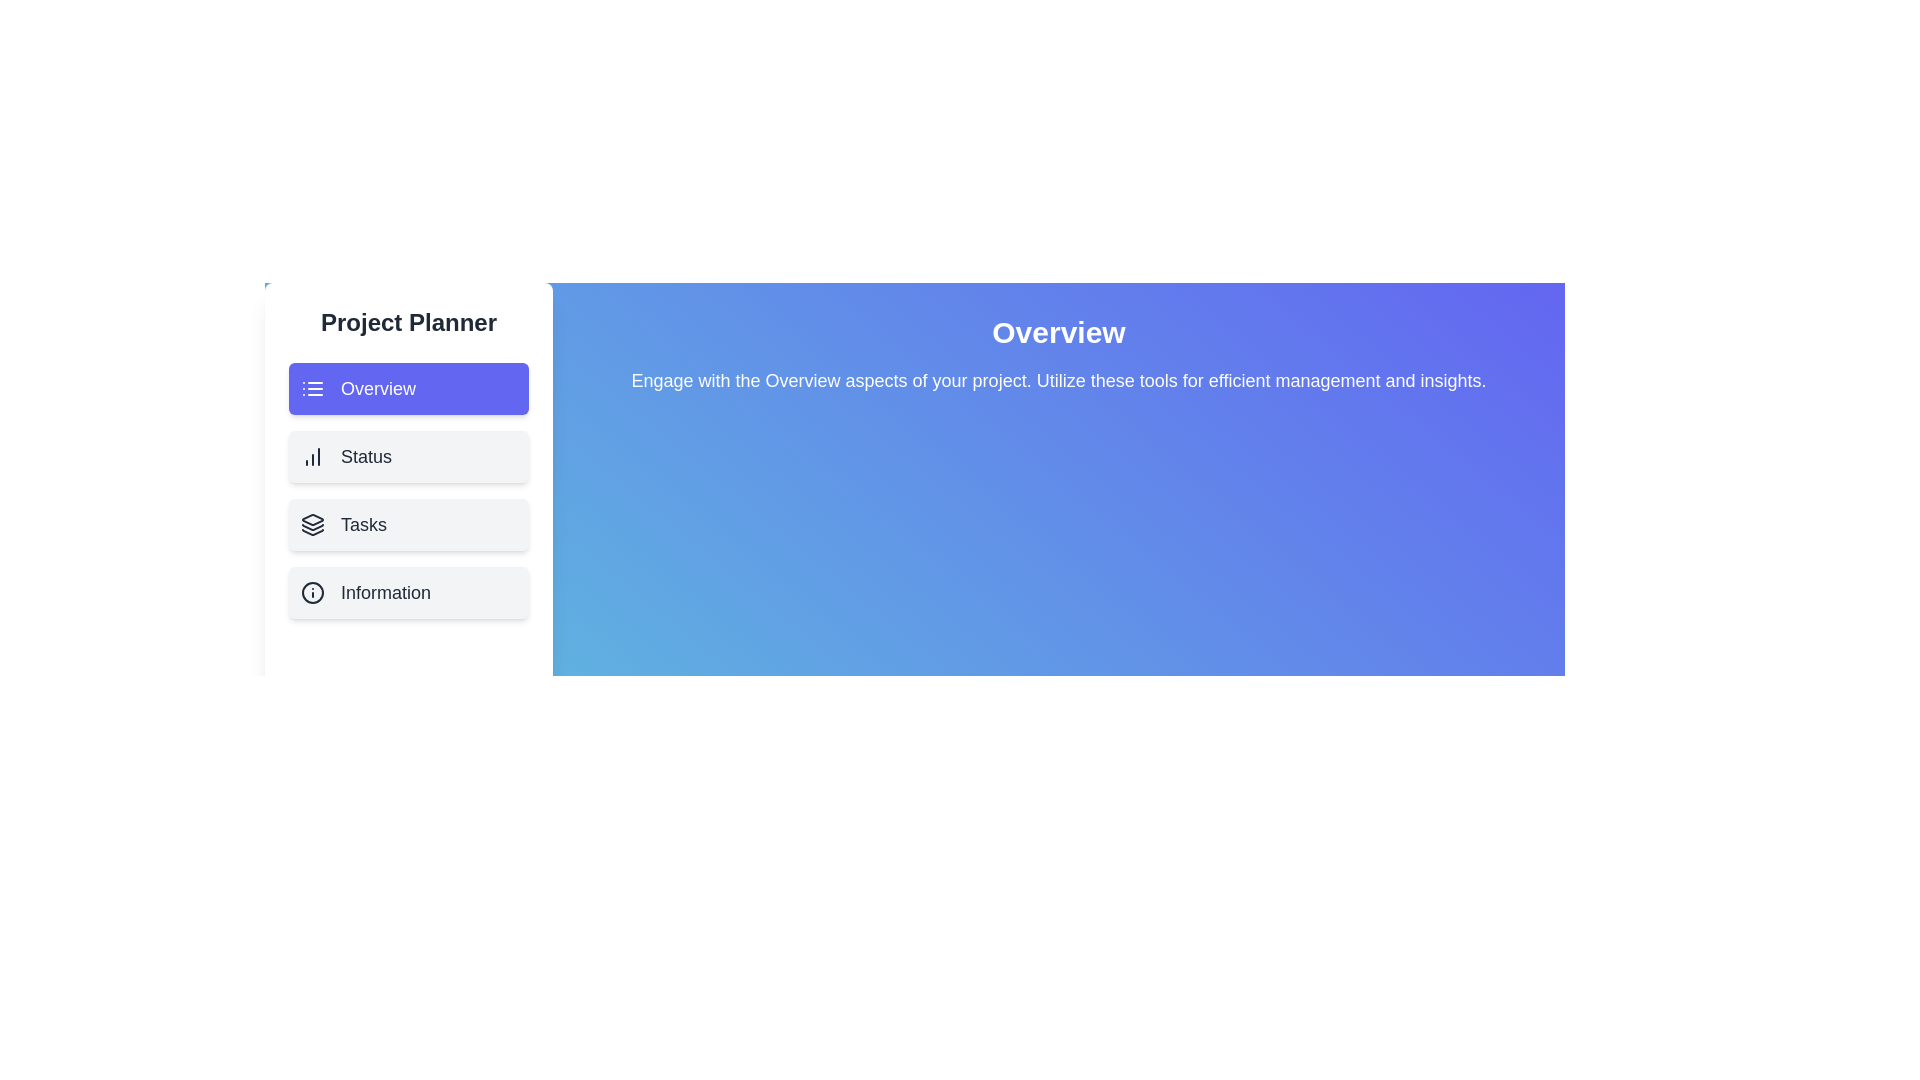  Describe the element at coordinates (407, 456) in the screenshot. I see `the sidebar menu item corresponding to Status` at that location.